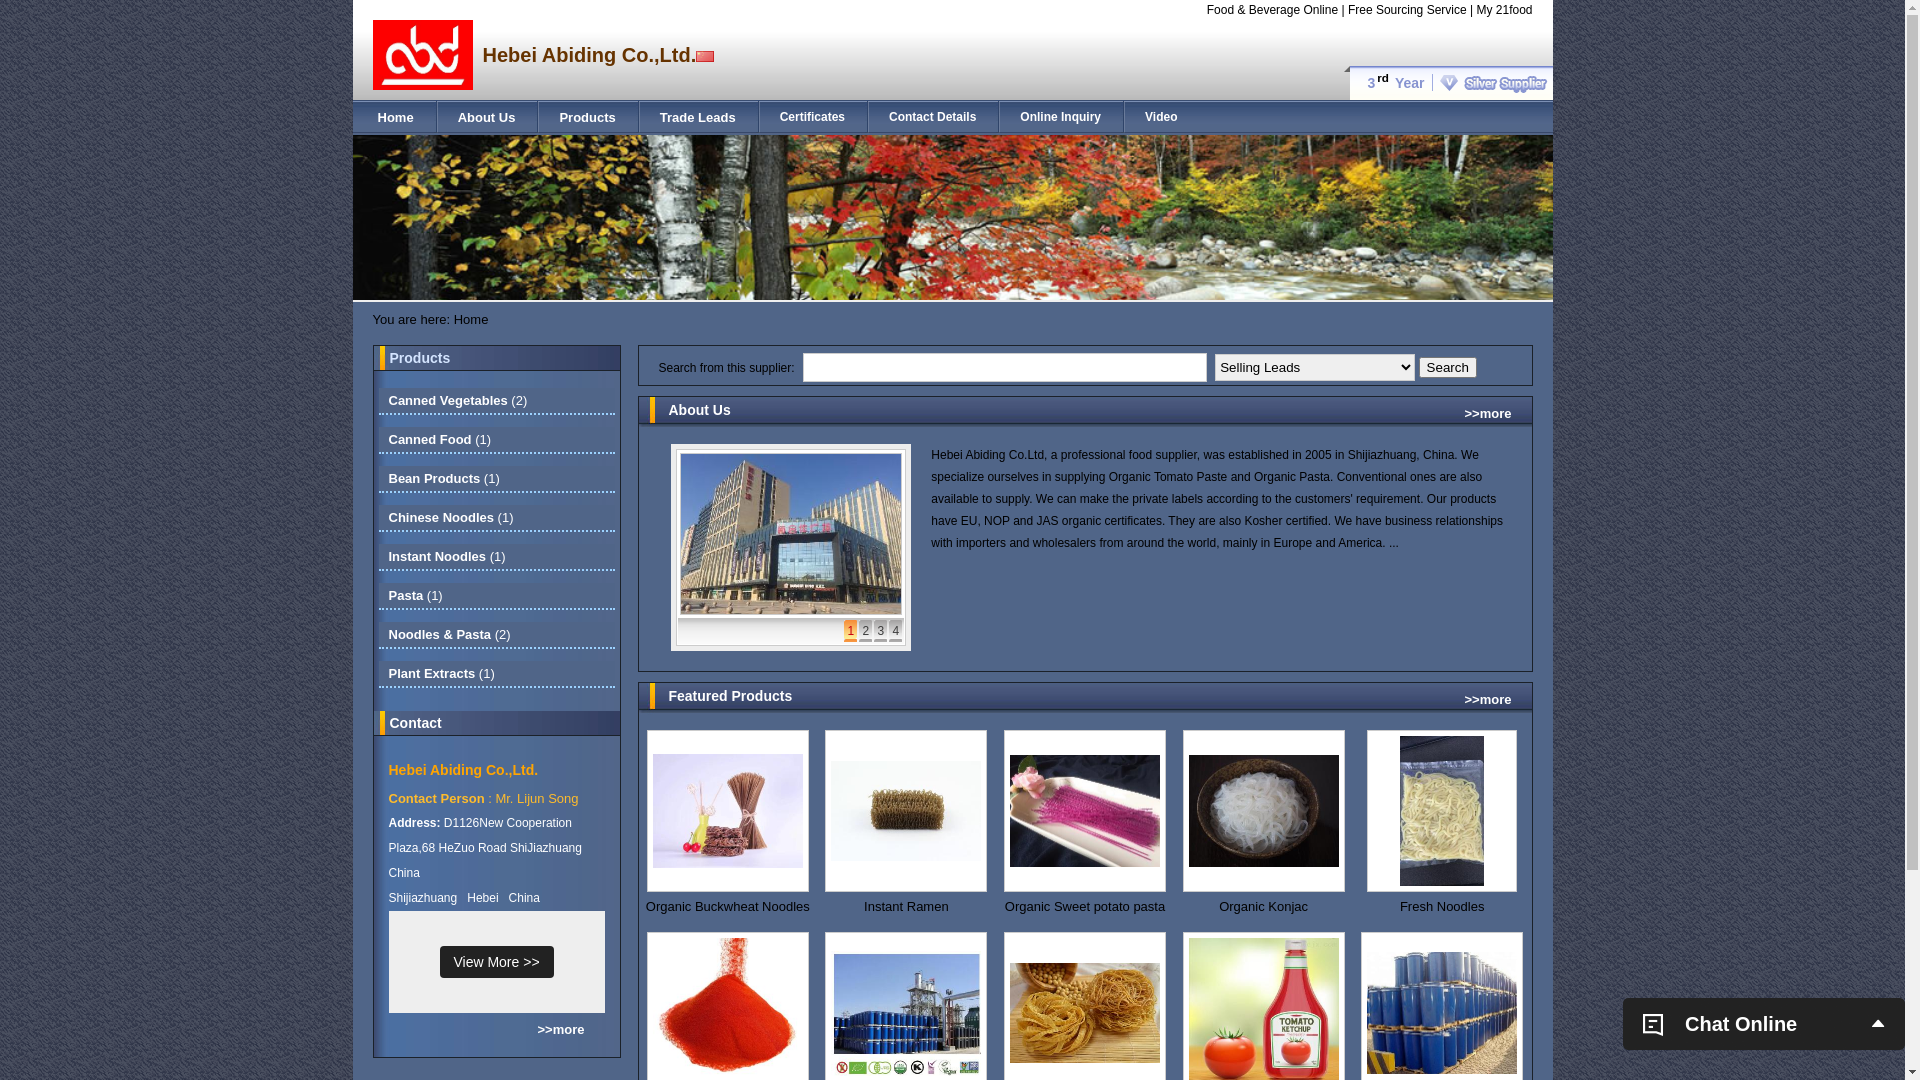 The width and height of the screenshot is (1920, 1080). What do you see at coordinates (439, 960) in the screenshot?
I see `'View More >>'` at bounding box center [439, 960].